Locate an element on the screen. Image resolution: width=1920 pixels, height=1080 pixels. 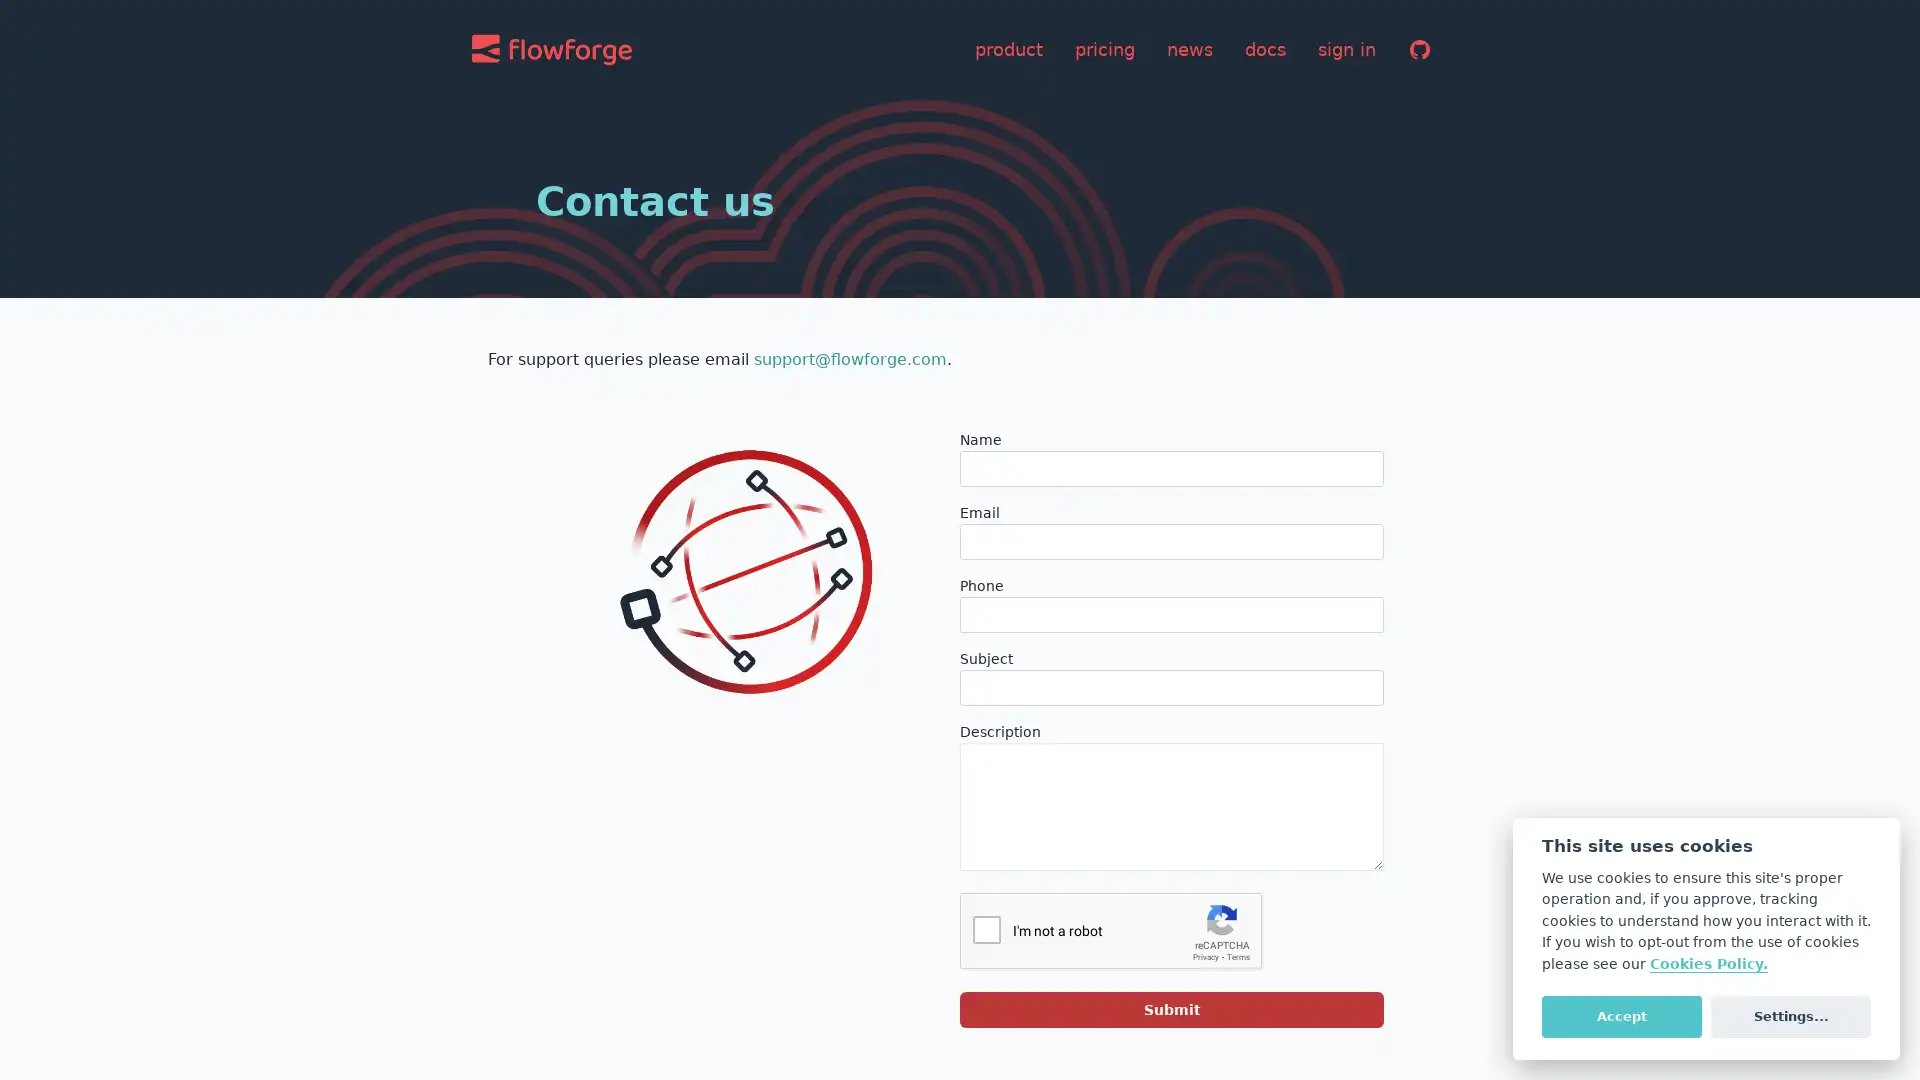
Settings... is located at coordinates (1790, 1015).